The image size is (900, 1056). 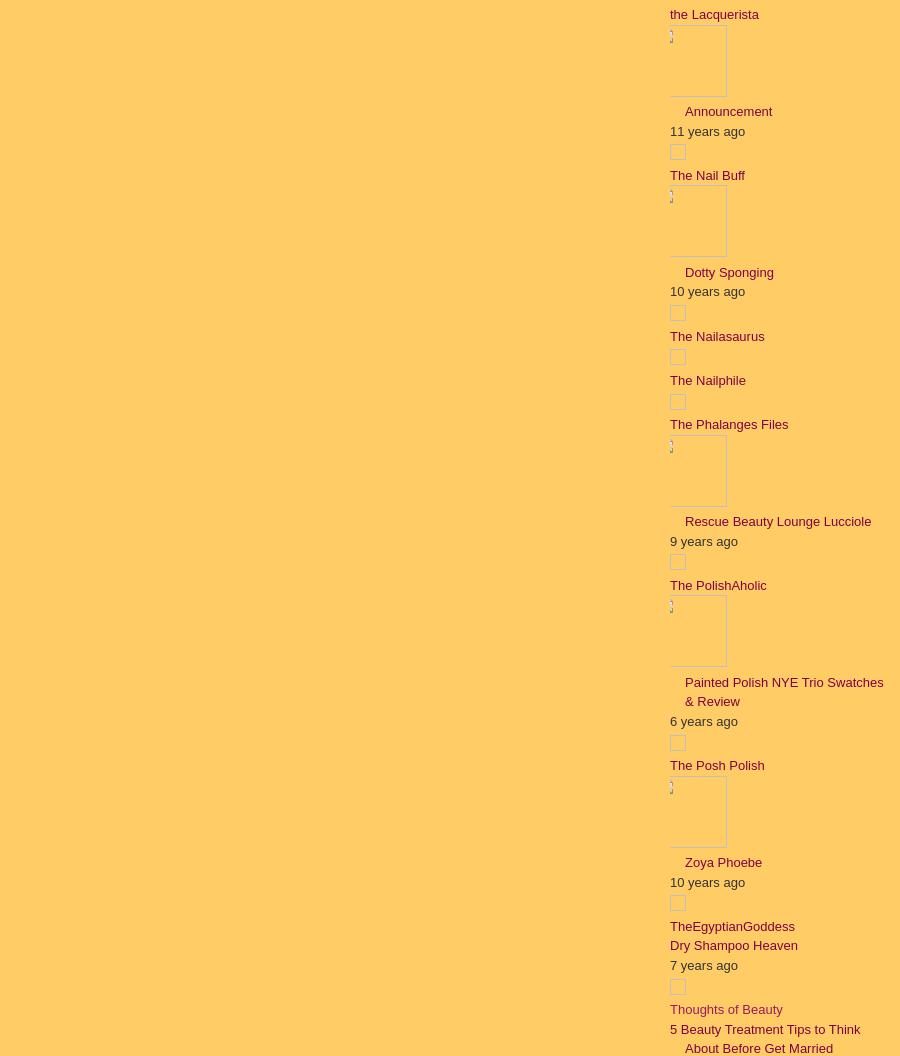 What do you see at coordinates (782, 691) in the screenshot?
I see `'Painted Polish NYE Trio Swatches & Review'` at bounding box center [782, 691].